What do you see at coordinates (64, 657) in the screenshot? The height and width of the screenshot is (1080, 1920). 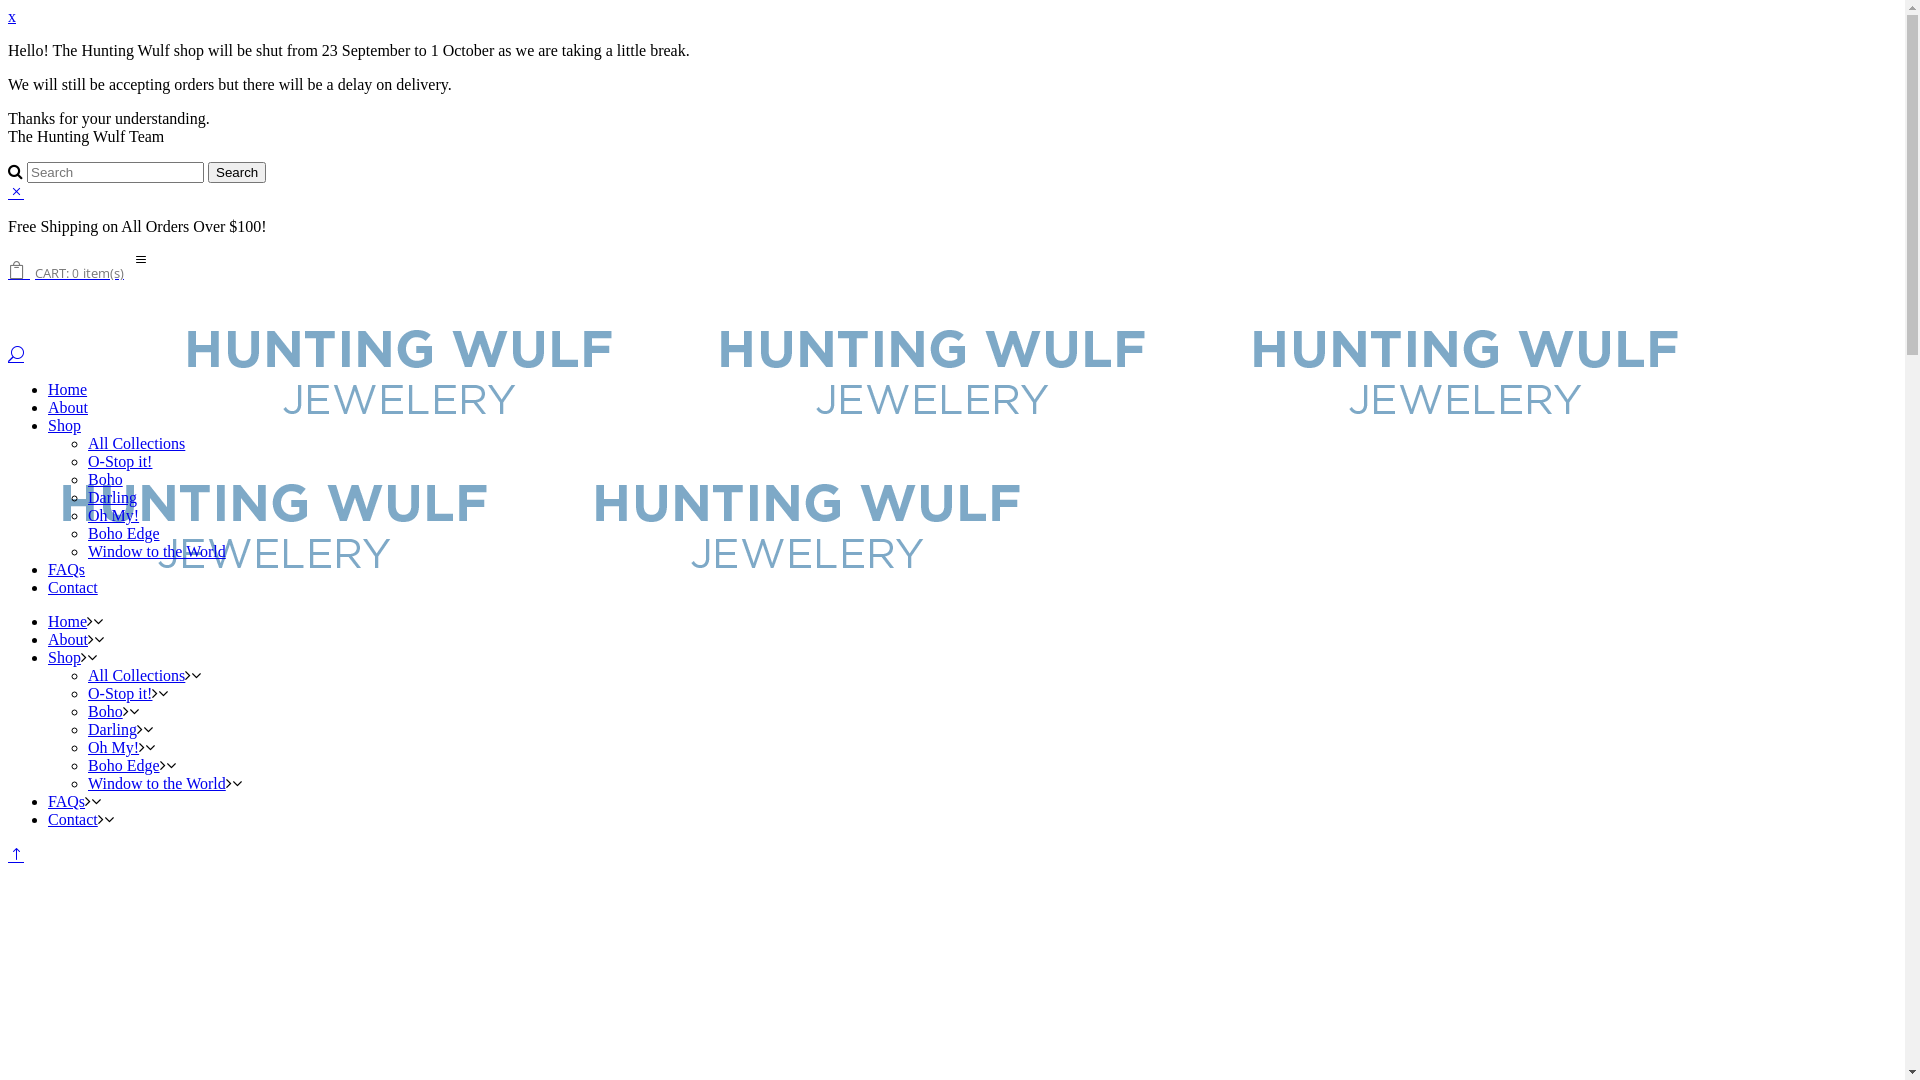 I see `'Shop'` at bounding box center [64, 657].